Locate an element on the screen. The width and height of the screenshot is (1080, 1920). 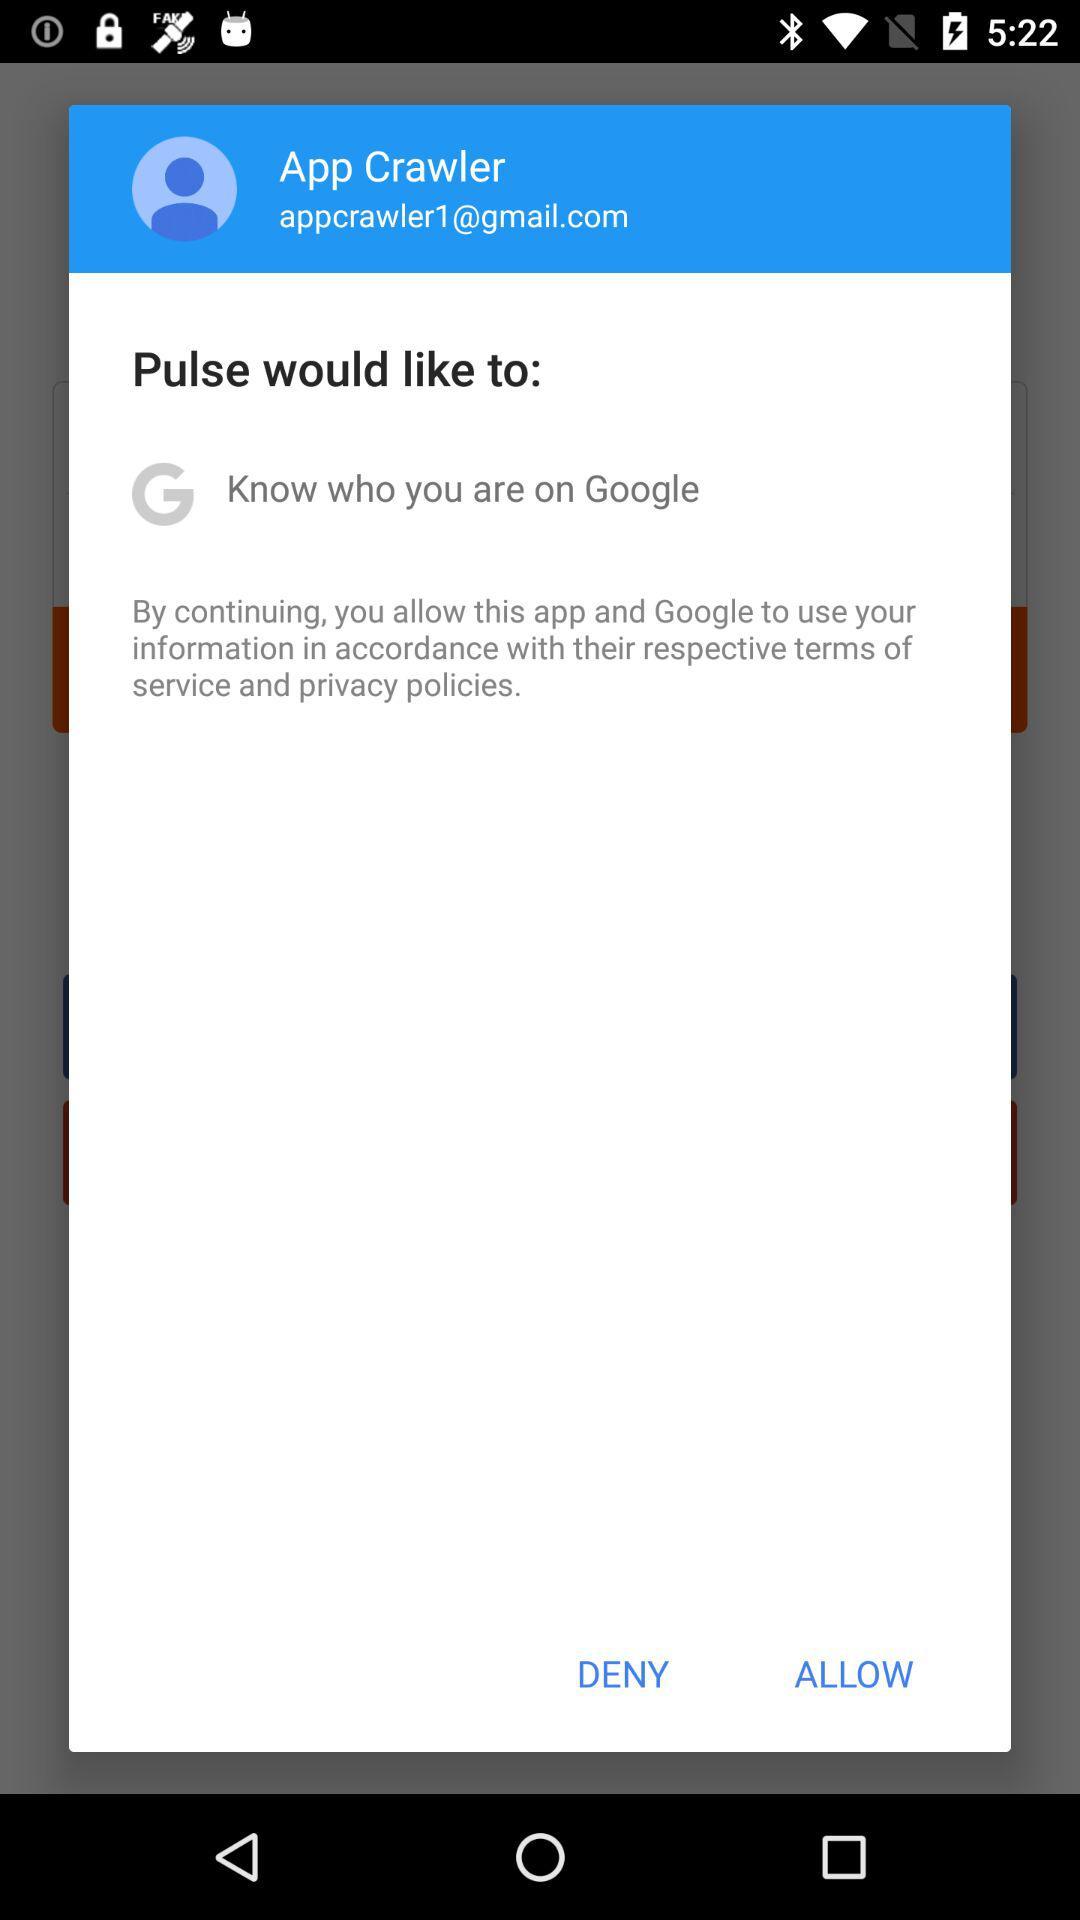
the app to the left of the app crawler item is located at coordinates (184, 188).